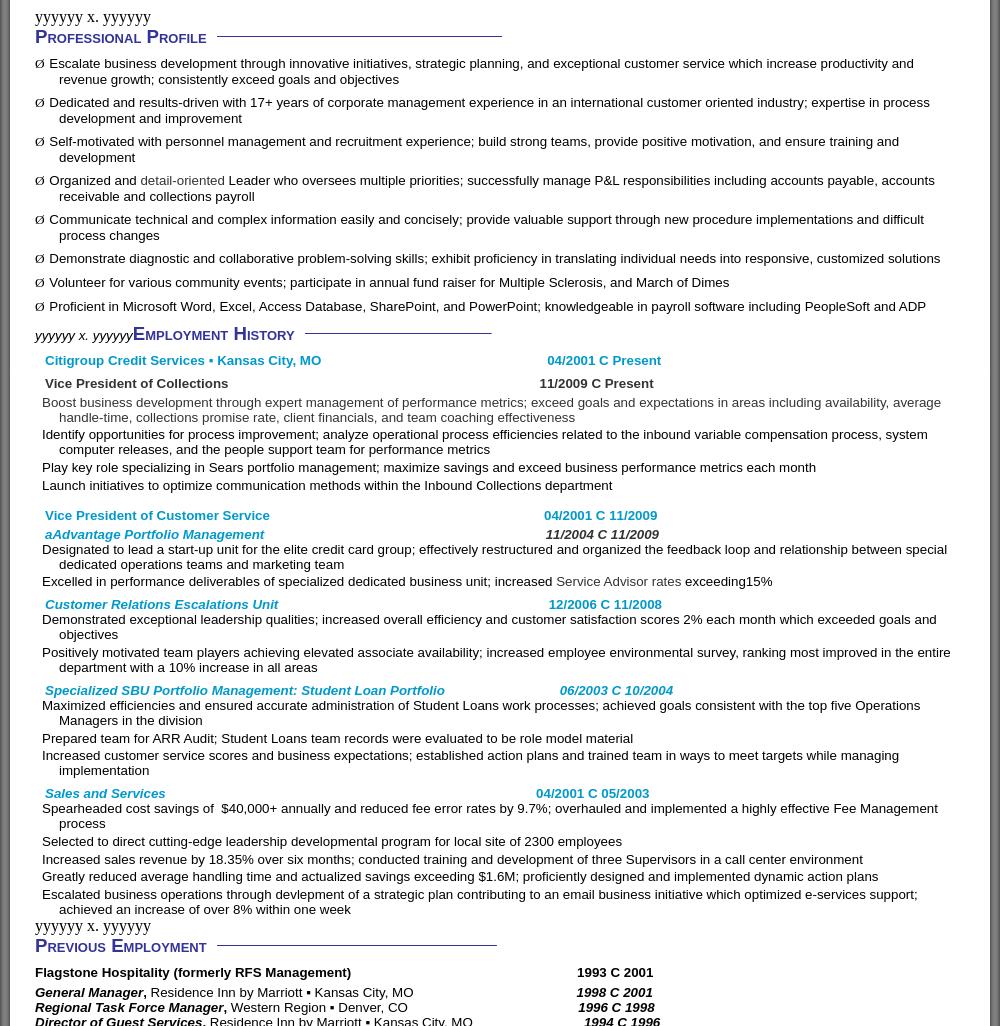  I want to click on '2001  C Present', so click(615, 359).